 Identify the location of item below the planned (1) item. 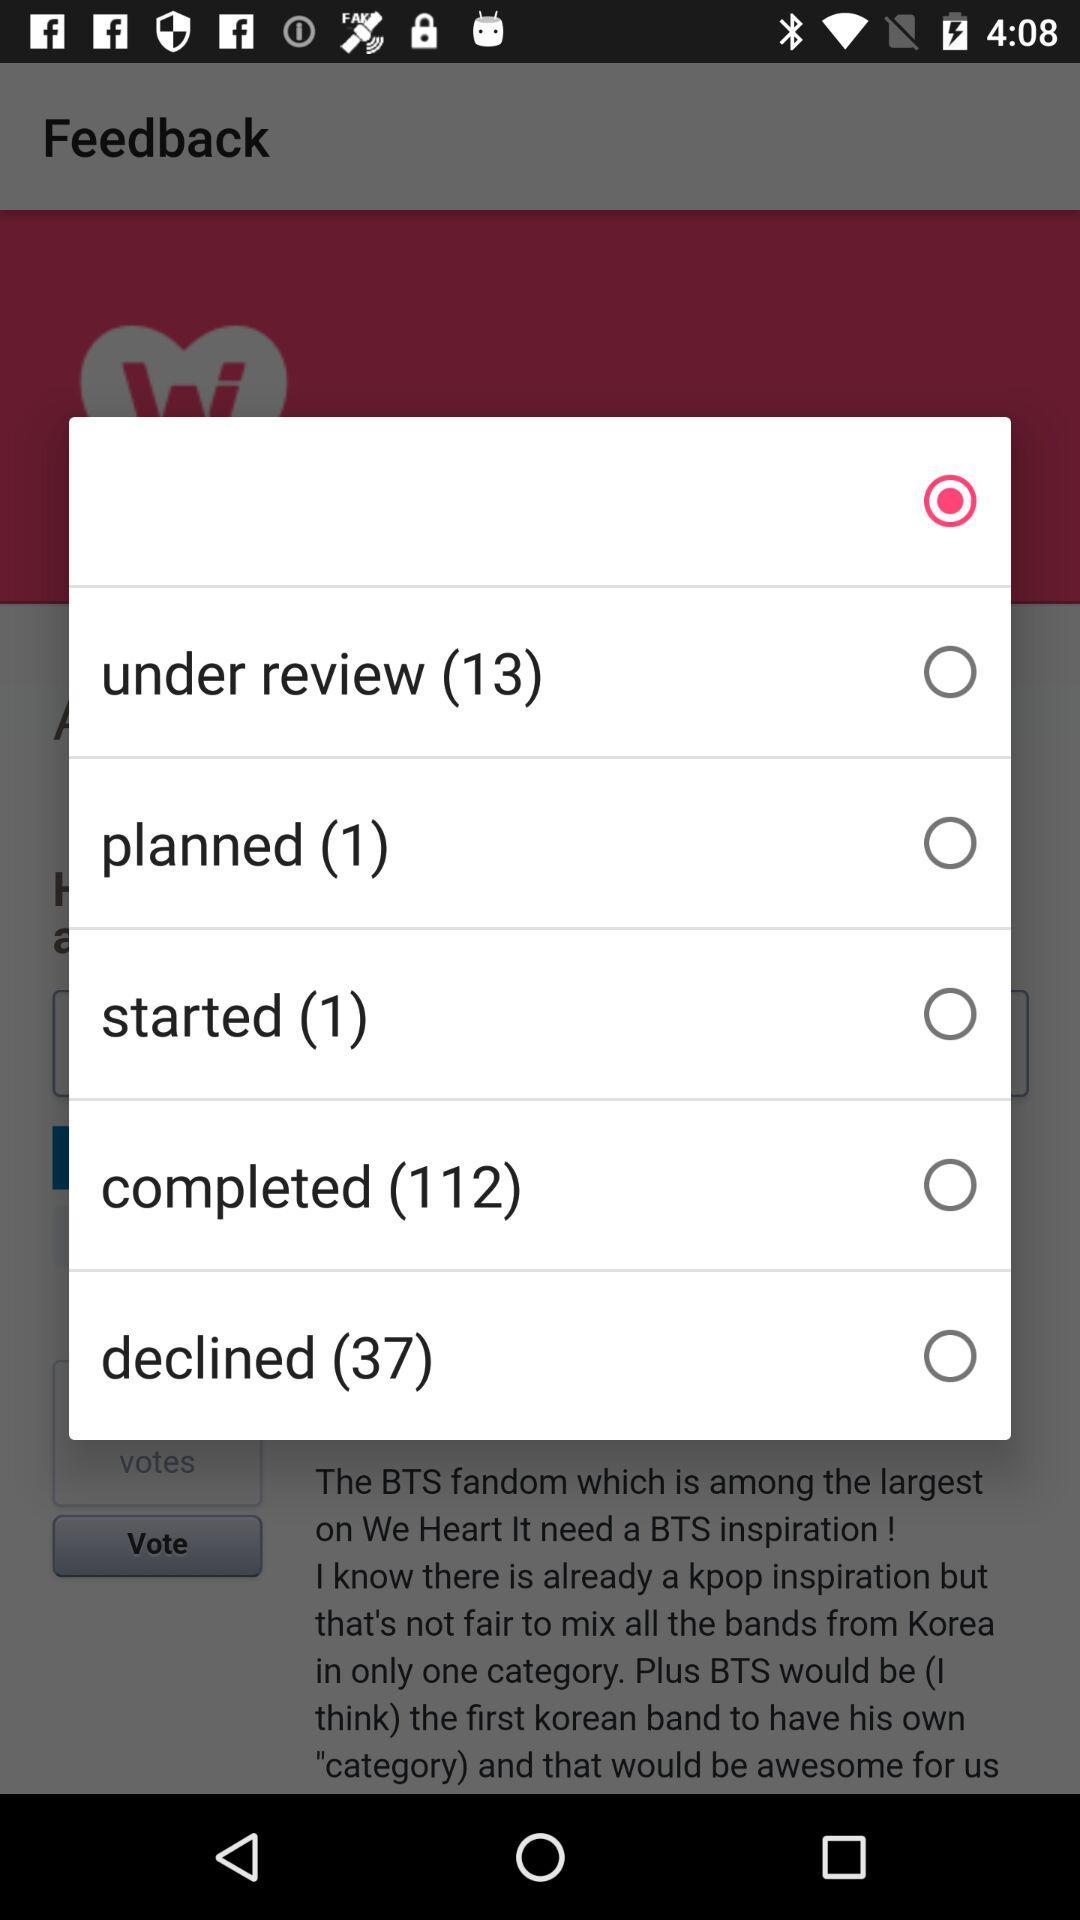
(540, 1013).